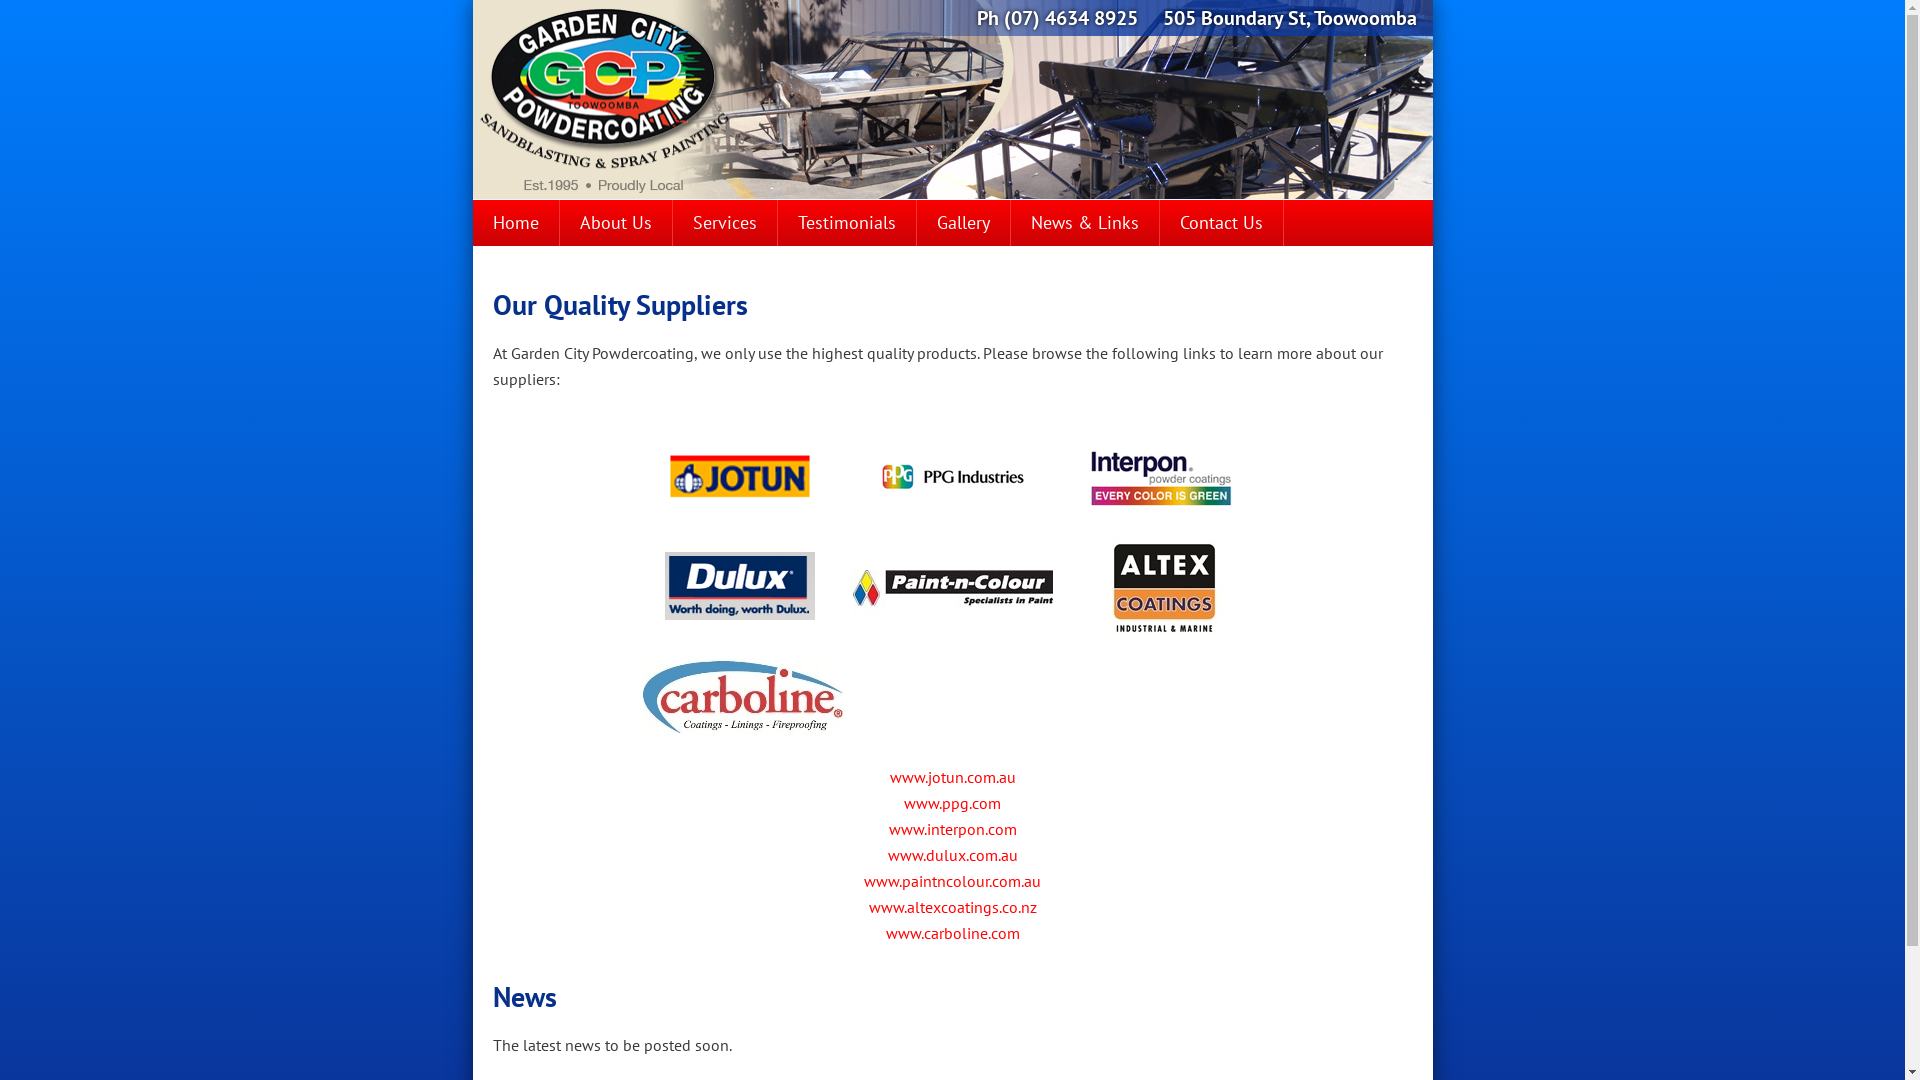  Describe the element at coordinates (952, 855) in the screenshot. I see `'www.dulux.com.au'` at that location.